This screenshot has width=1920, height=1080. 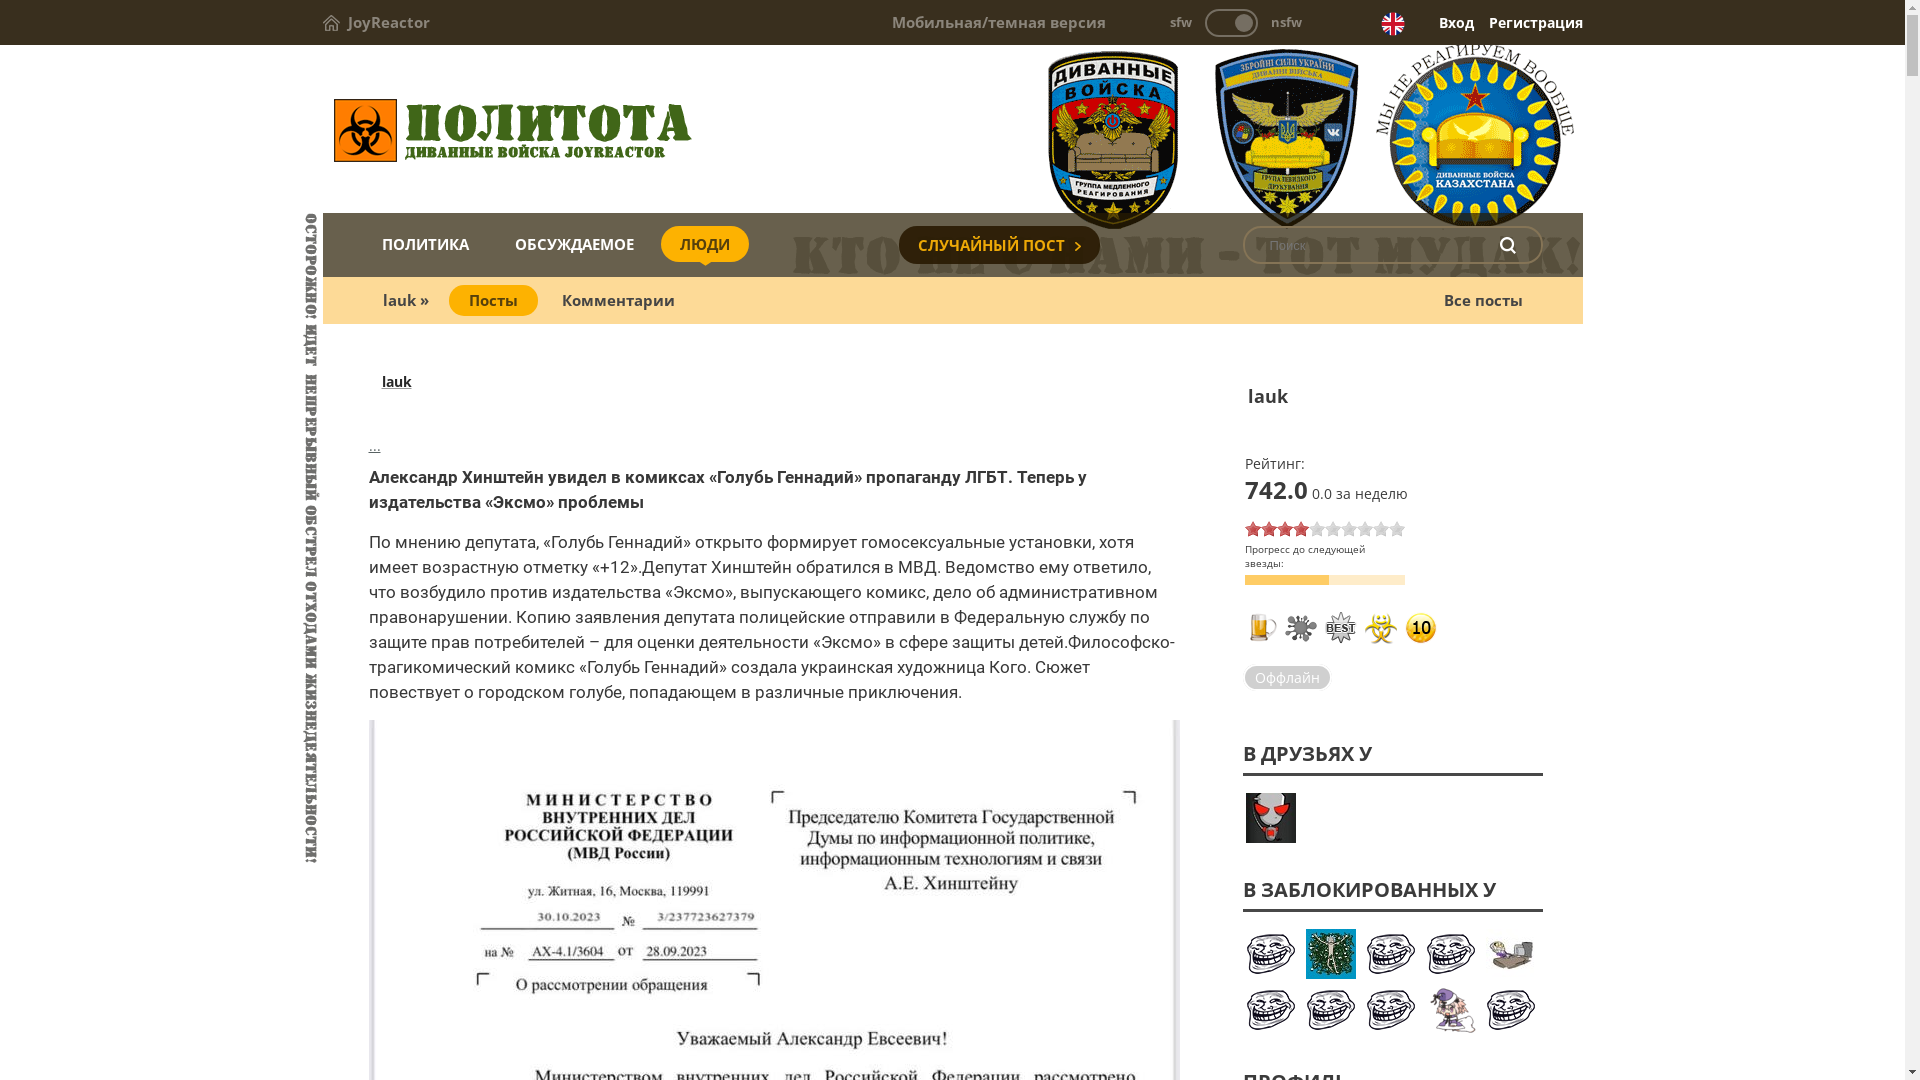 I want to click on 'lauk', so click(x=382, y=381).